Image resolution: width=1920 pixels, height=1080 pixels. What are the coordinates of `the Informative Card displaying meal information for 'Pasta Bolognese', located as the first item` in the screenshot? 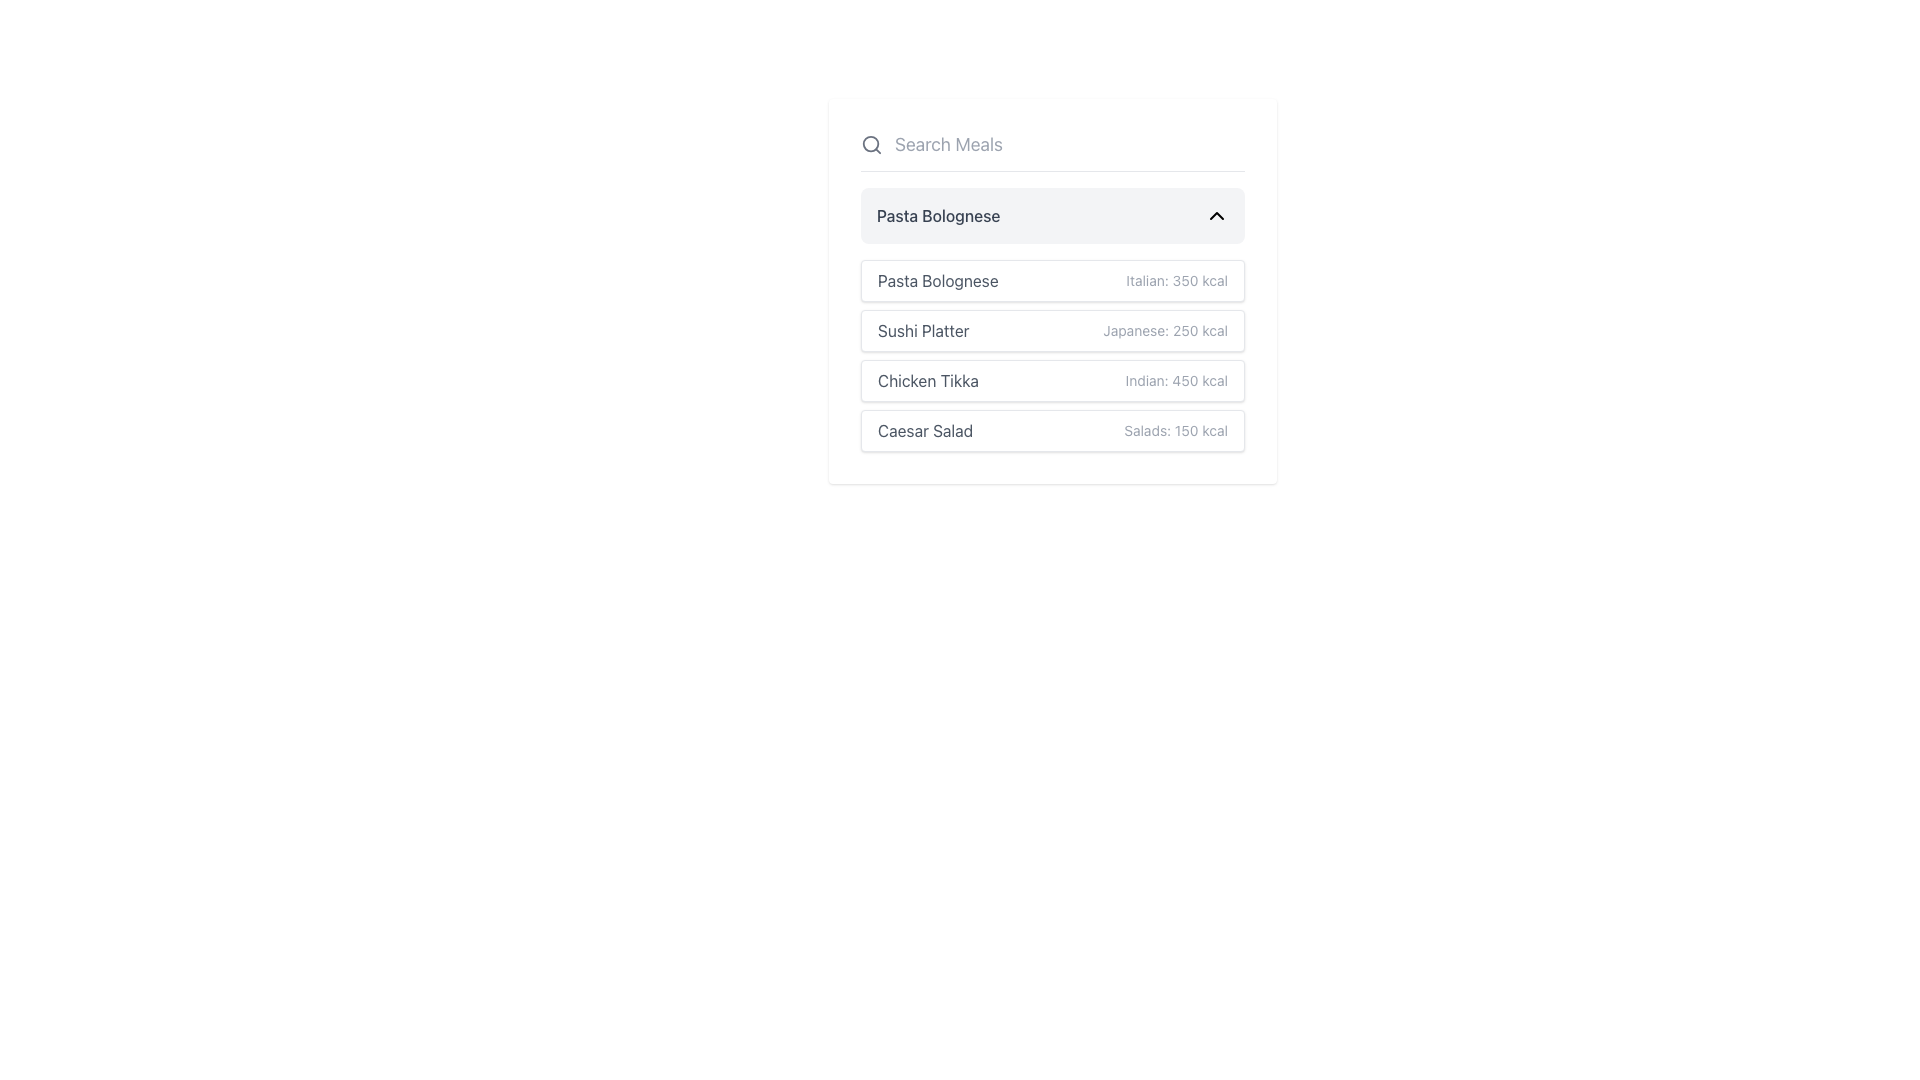 It's located at (1051, 291).